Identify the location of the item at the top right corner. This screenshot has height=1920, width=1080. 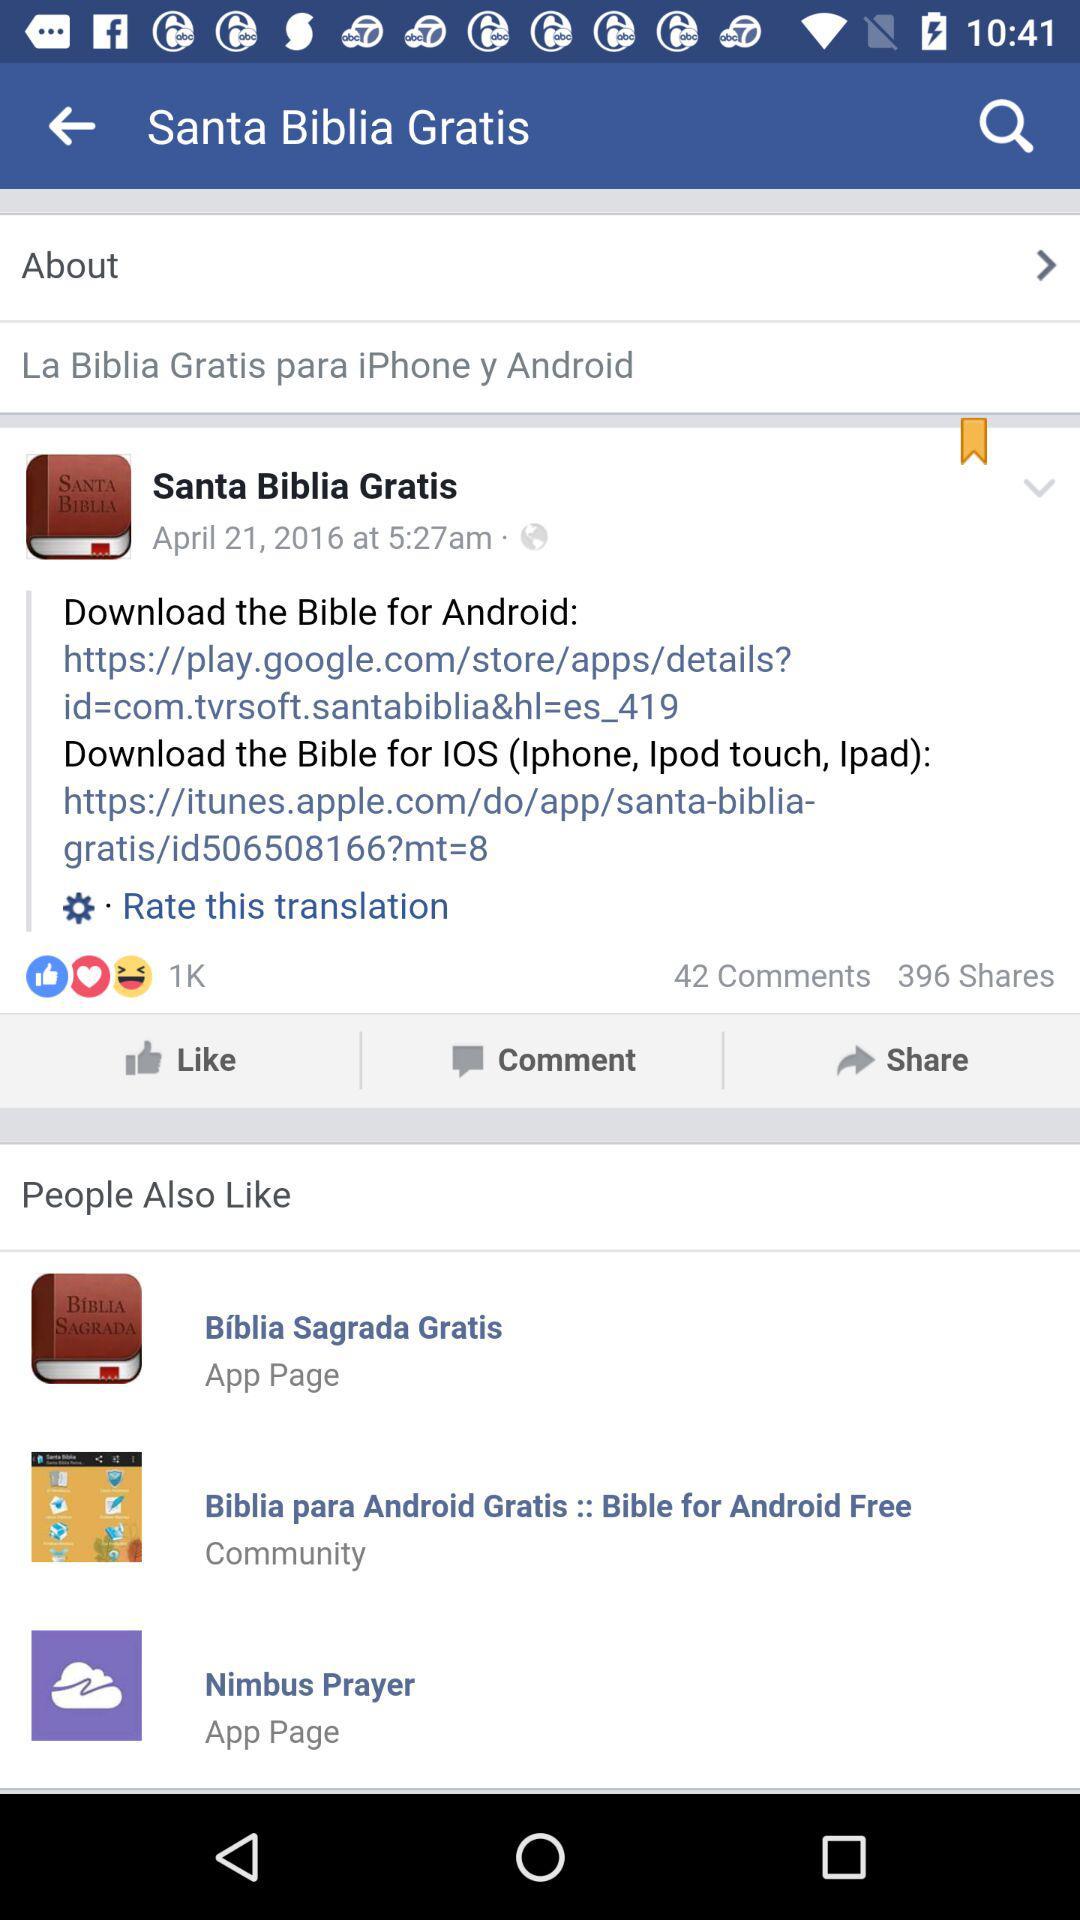
(1006, 124).